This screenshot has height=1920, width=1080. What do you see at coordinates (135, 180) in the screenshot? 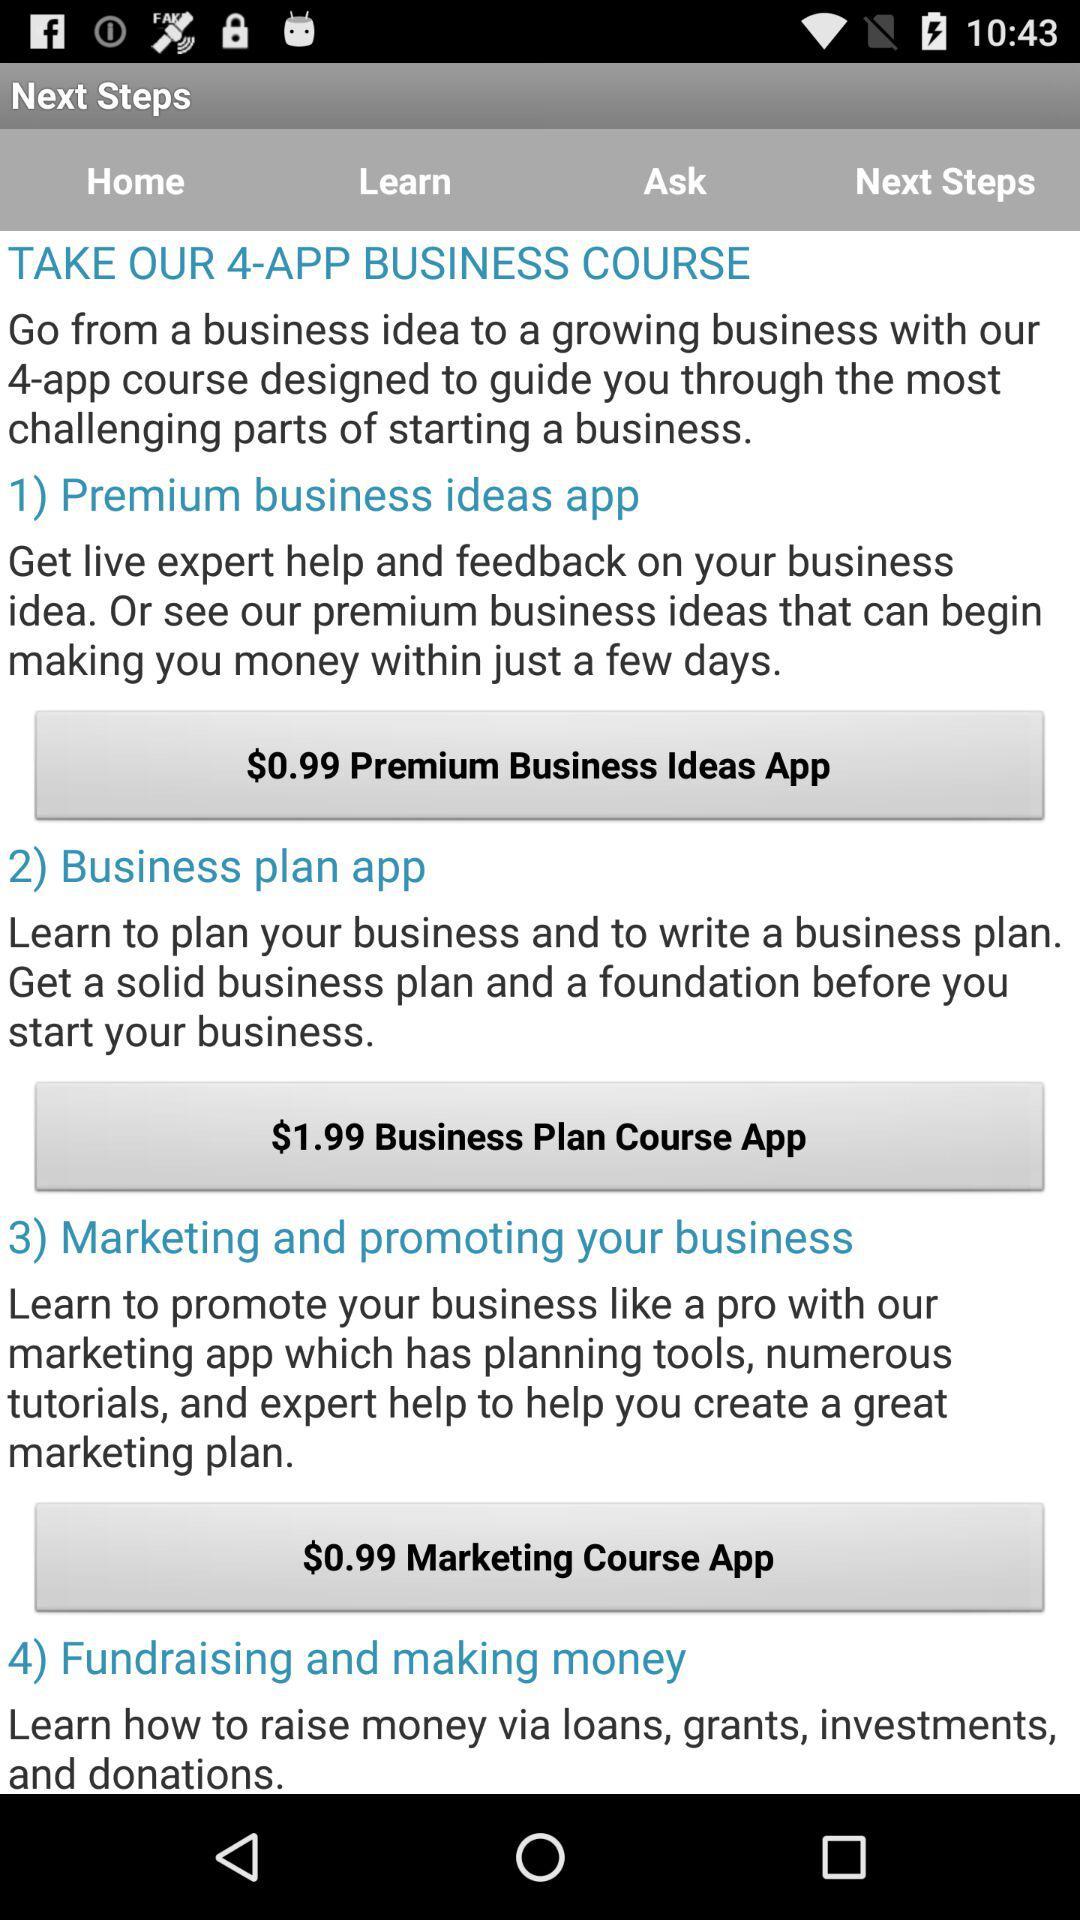
I see `the home icon` at bounding box center [135, 180].